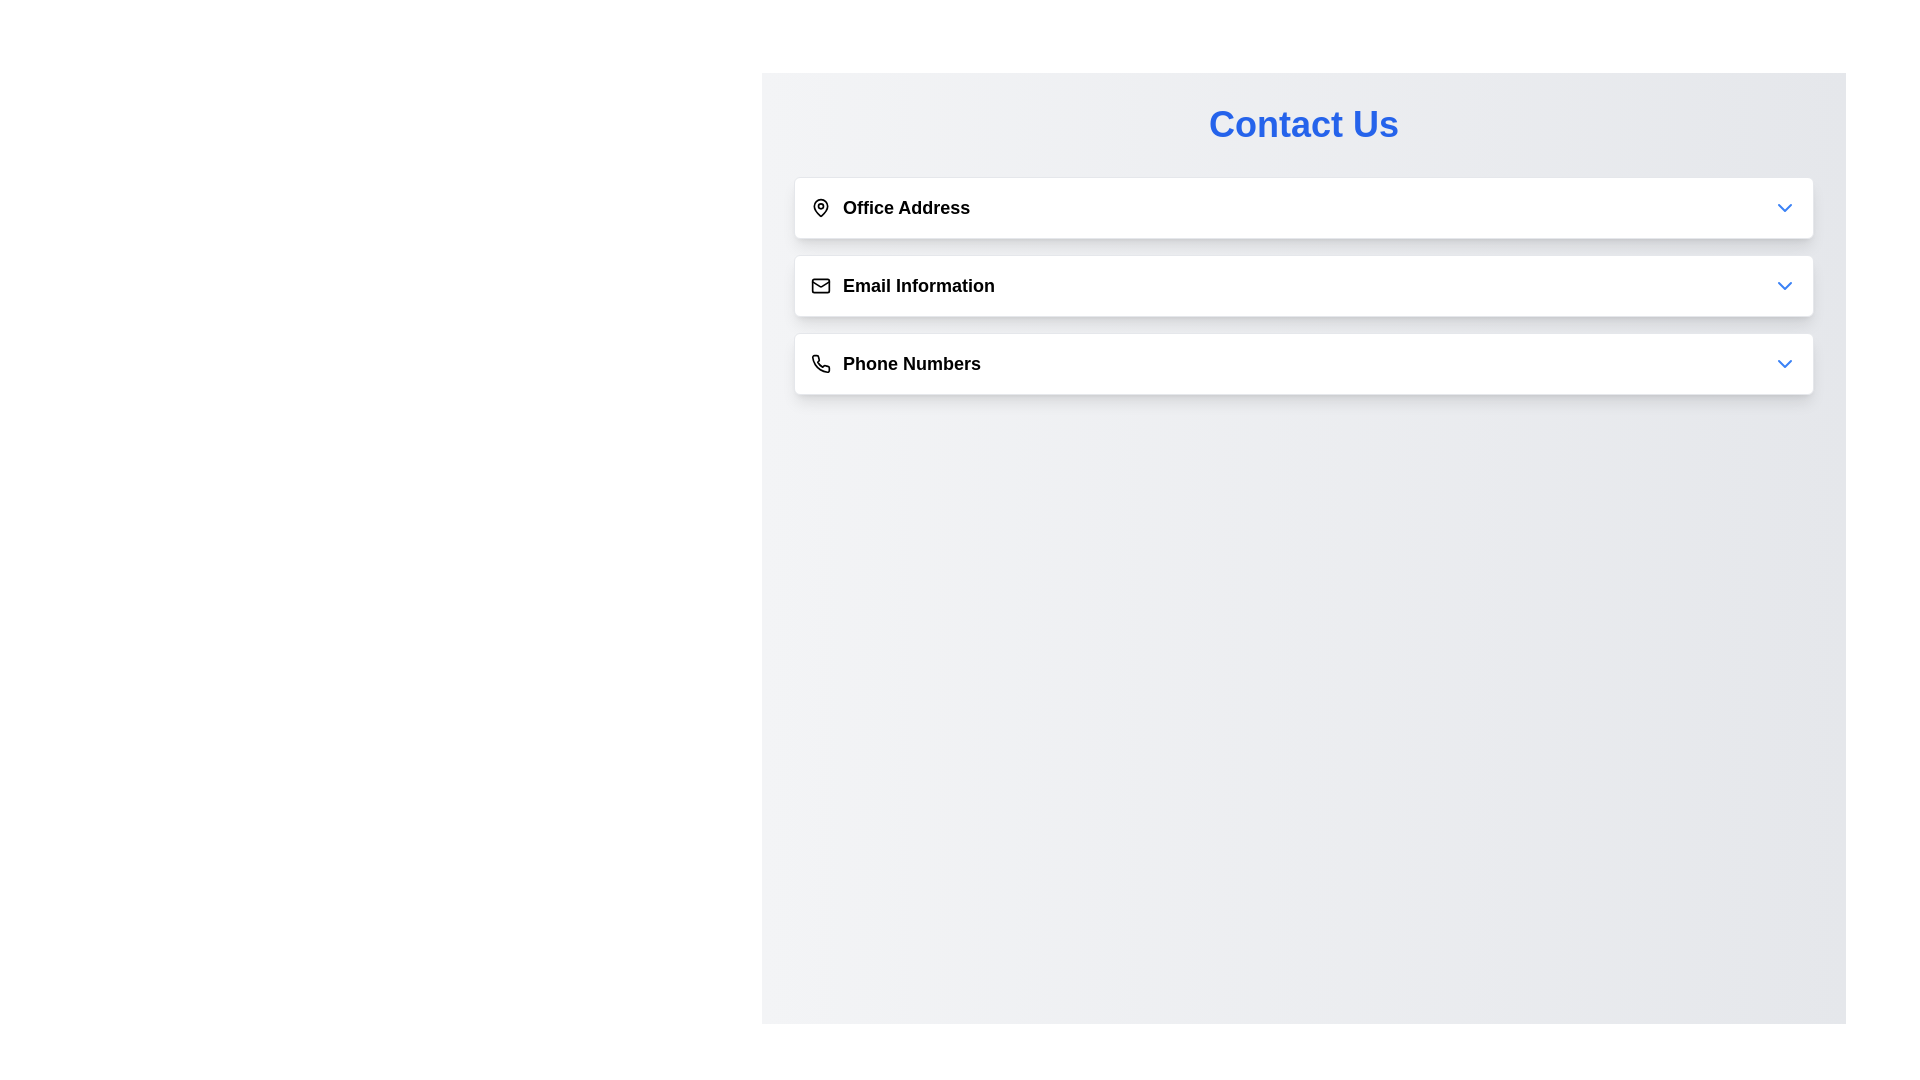  Describe the element at coordinates (820, 207) in the screenshot. I see `the vector-based pin icon that signifies a location, which is located on the left side of the 'Office Address' label in the top section of the interface` at that location.